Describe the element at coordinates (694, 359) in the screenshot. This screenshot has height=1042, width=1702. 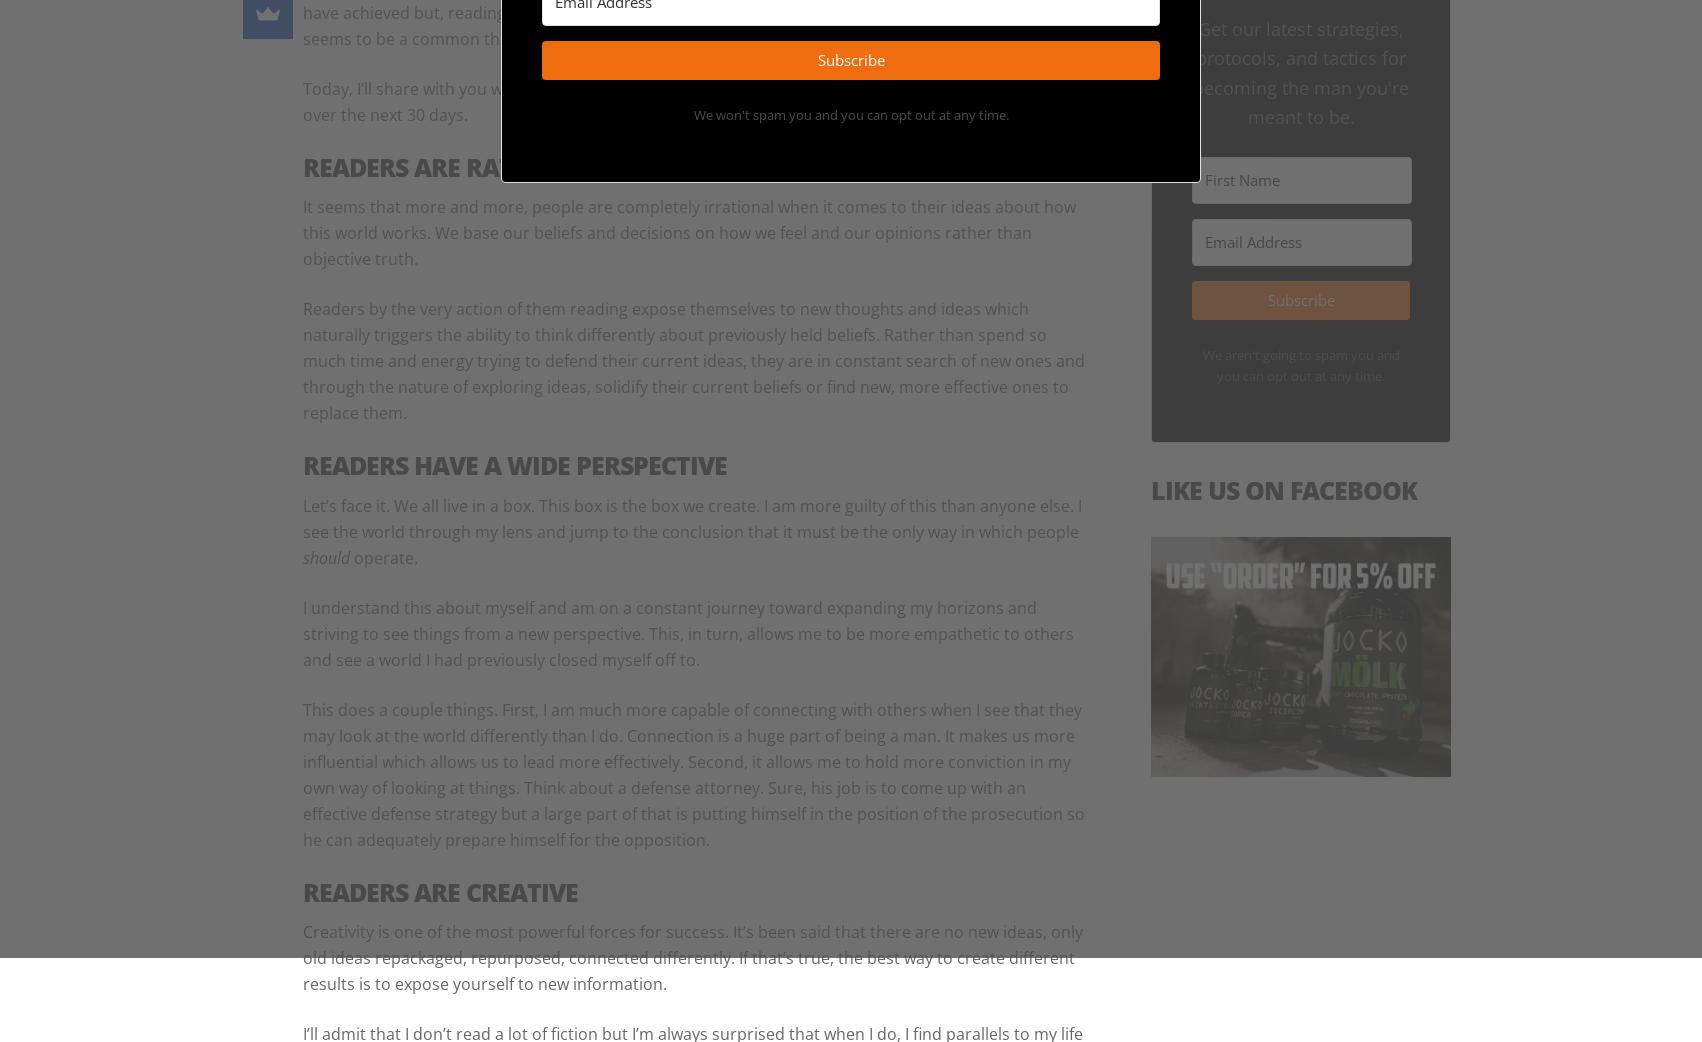
I see `'Readers by the very action of them reading expose themselves to new thoughts and ideas which naturally triggers the ability to think differently about previously held beliefs. Rather than spend so much time and energy trying to defend their current ideas, they are in constant search of new ones and through the nature of exploring ideas, solidify their current beliefs or find new, more effective ones to replace them.'` at that location.